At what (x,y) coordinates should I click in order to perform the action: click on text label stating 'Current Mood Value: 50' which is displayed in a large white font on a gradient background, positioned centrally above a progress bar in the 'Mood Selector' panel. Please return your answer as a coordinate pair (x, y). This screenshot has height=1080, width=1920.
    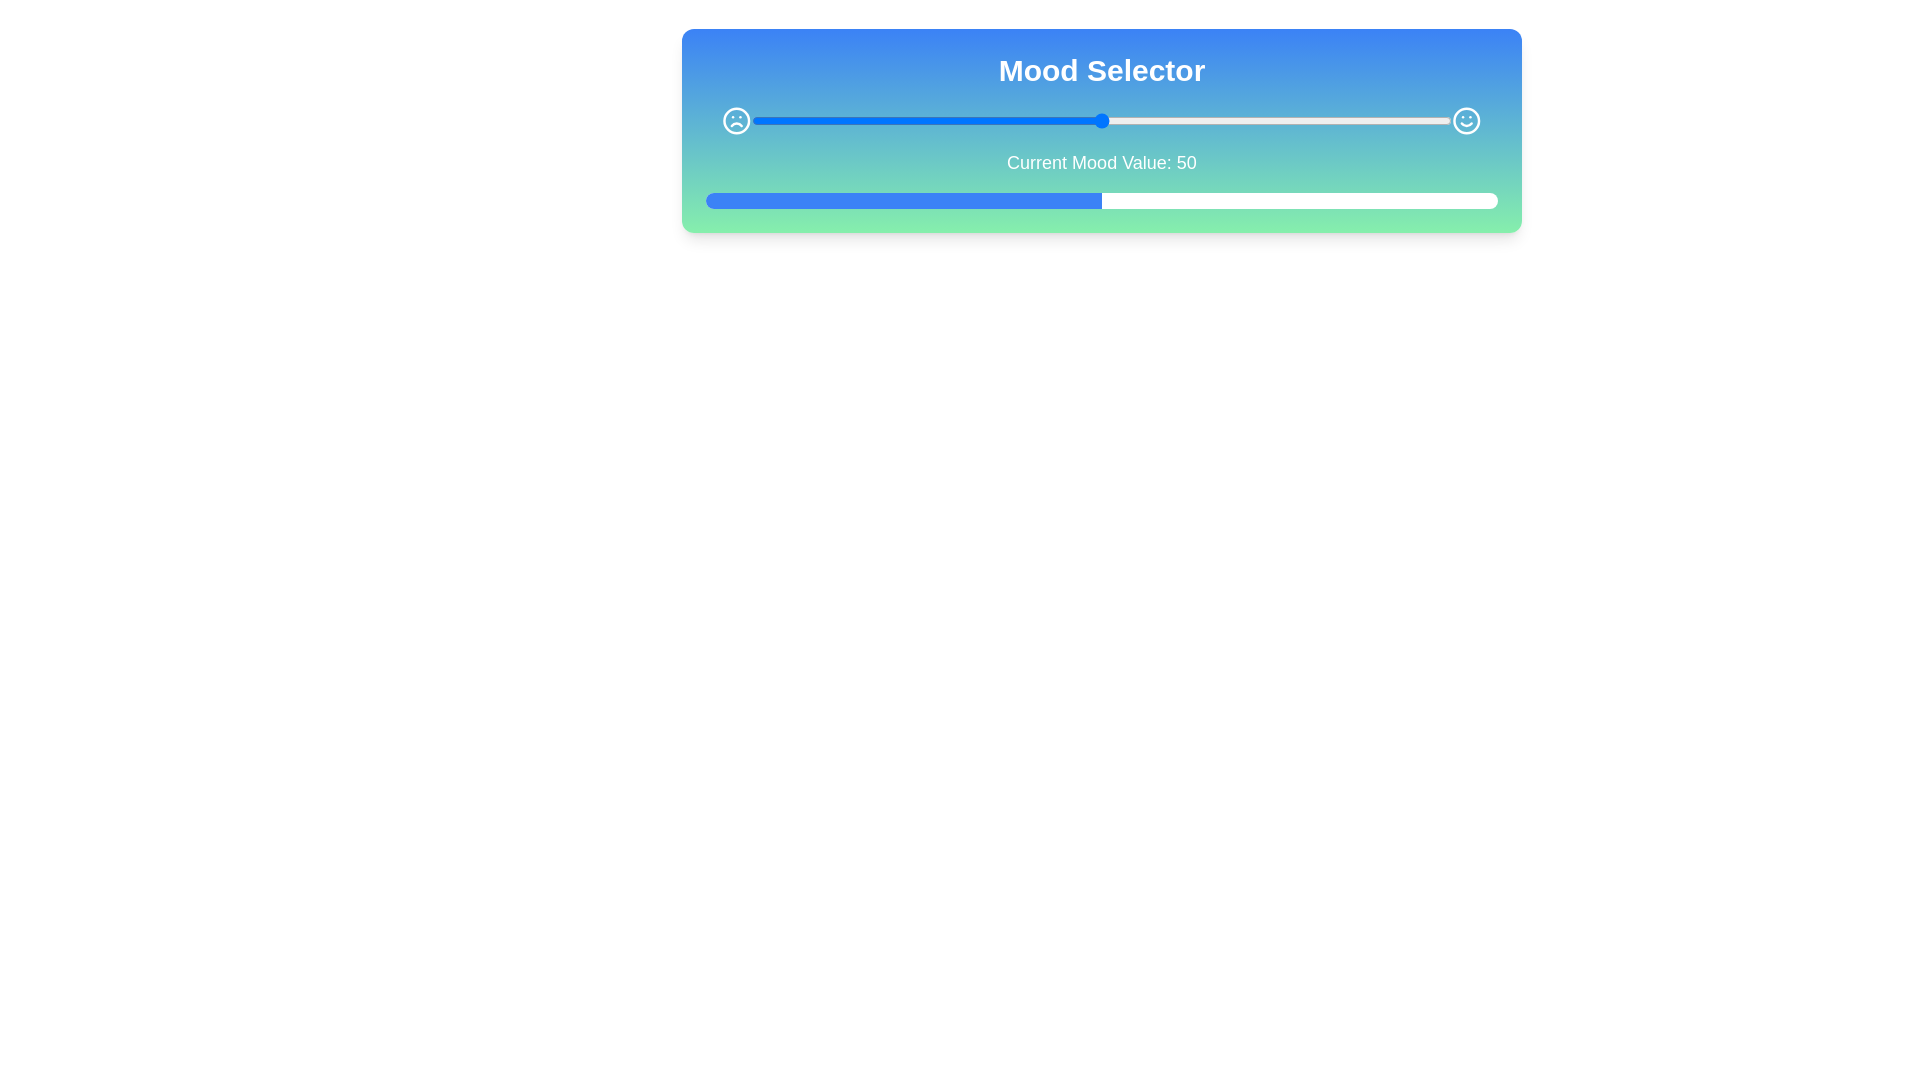
    Looking at the image, I should click on (1101, 161).